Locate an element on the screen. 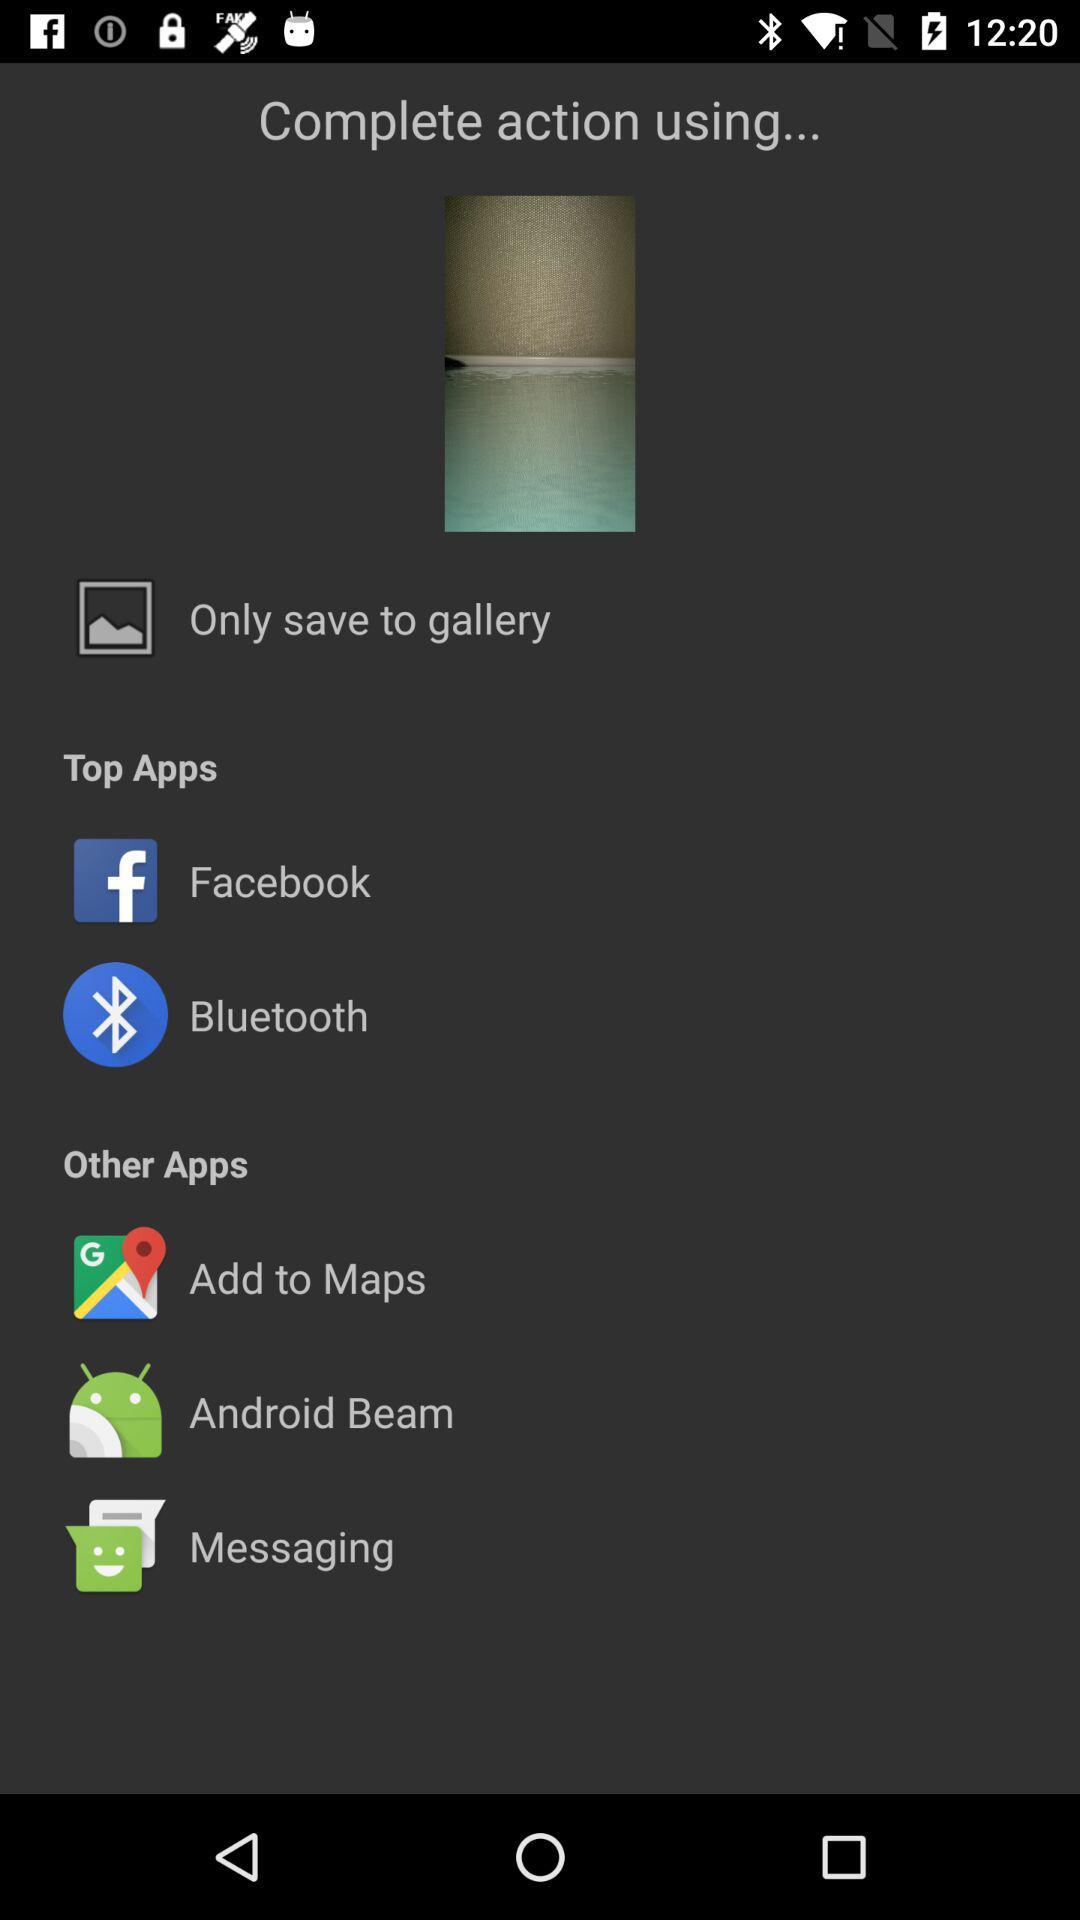 The width and height of the screenshot is (1080, 1920). bluetooth icon is located at coordinates (278, 1014).